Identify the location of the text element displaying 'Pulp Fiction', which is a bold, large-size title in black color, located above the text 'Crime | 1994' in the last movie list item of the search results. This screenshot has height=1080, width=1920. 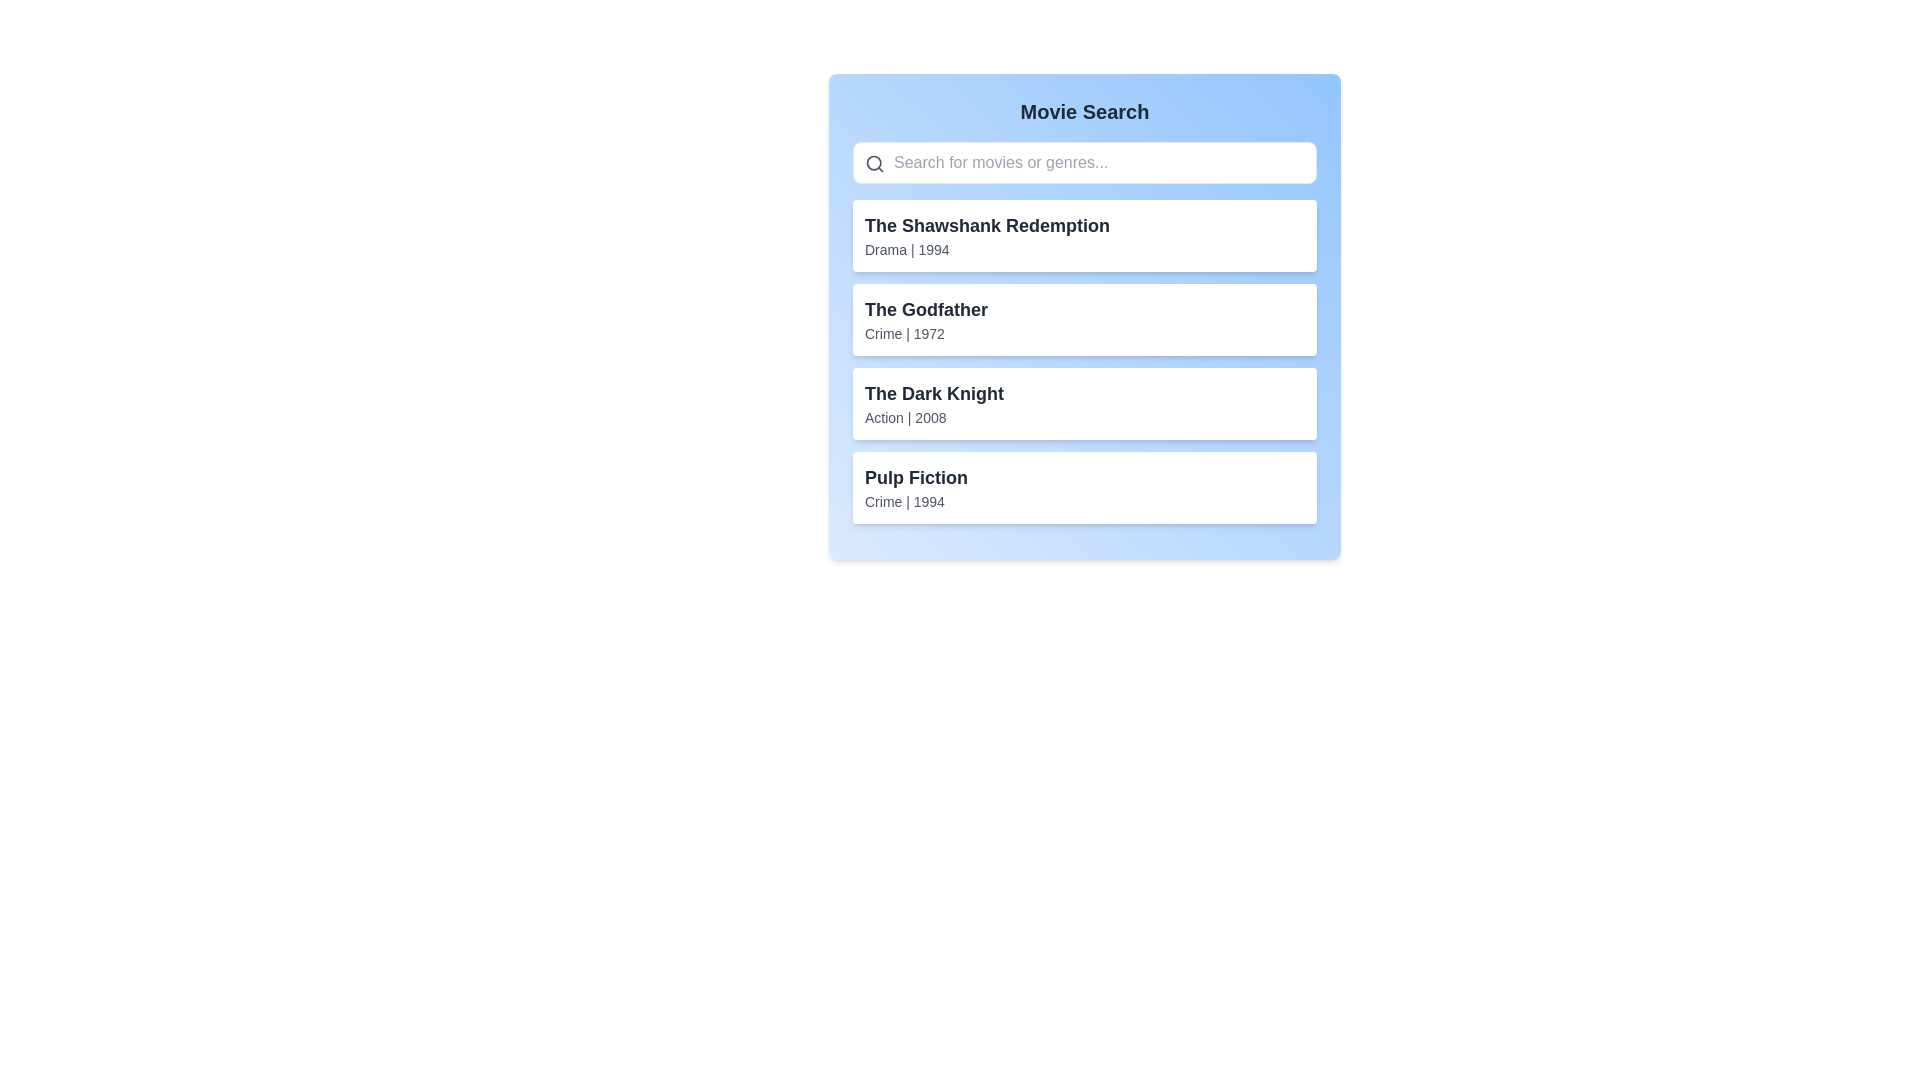
(915, 478).